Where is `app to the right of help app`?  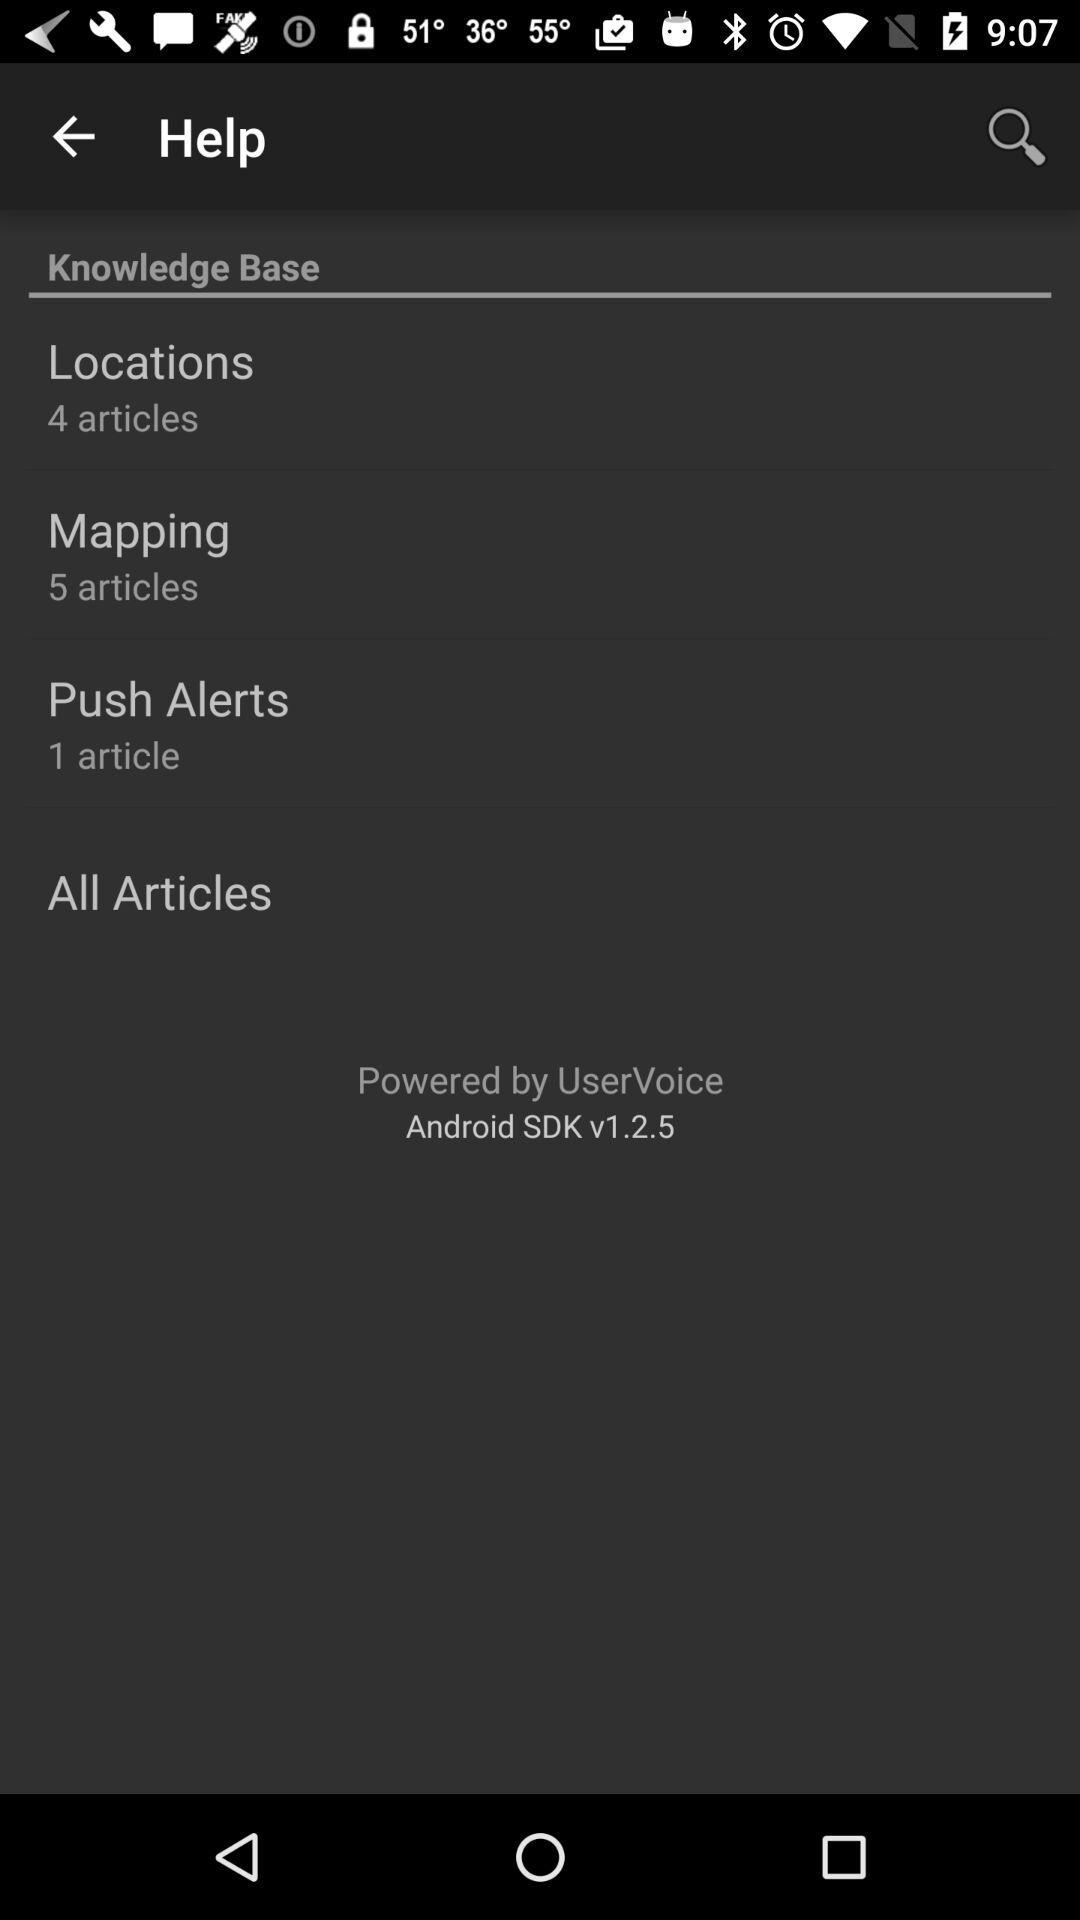 app to the right of help app is located at coordinates (1017, 135).